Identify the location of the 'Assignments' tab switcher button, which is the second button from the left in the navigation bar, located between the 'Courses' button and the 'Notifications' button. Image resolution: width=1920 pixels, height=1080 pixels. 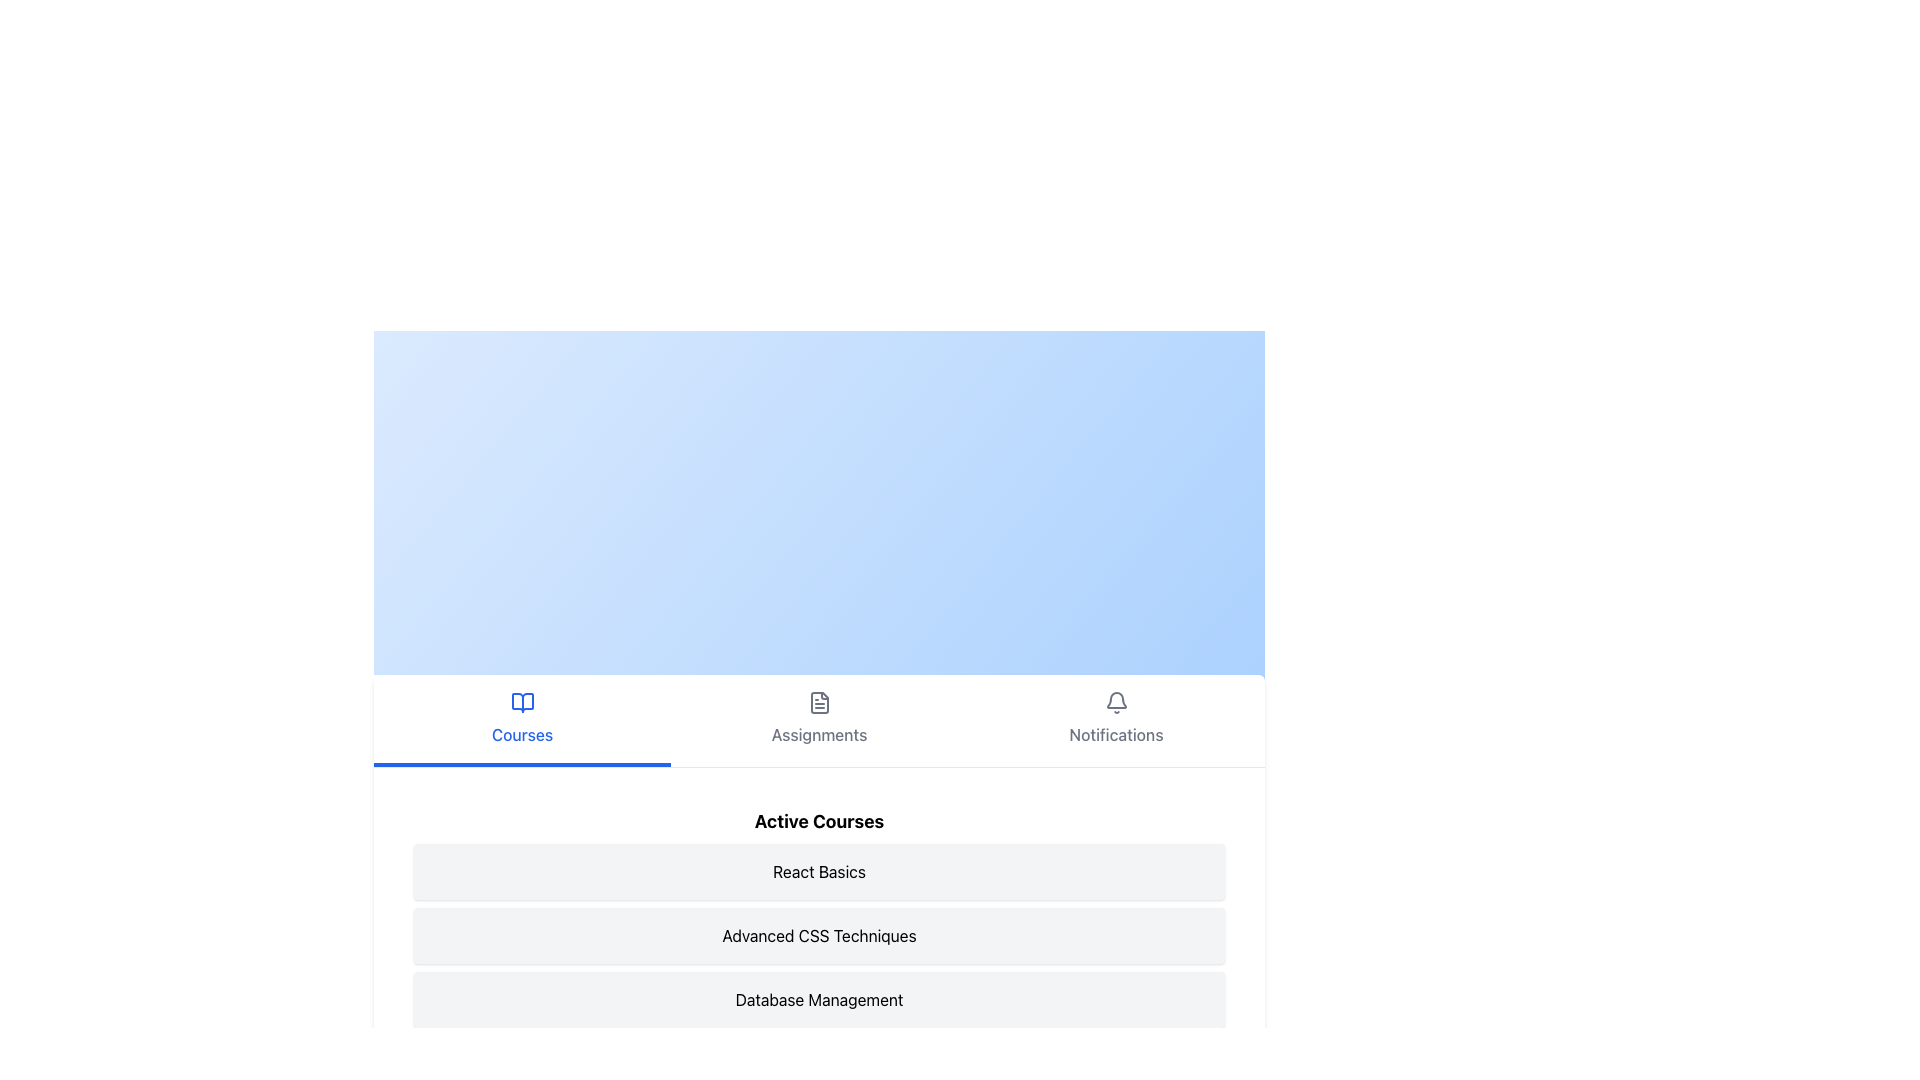
(819, 720).